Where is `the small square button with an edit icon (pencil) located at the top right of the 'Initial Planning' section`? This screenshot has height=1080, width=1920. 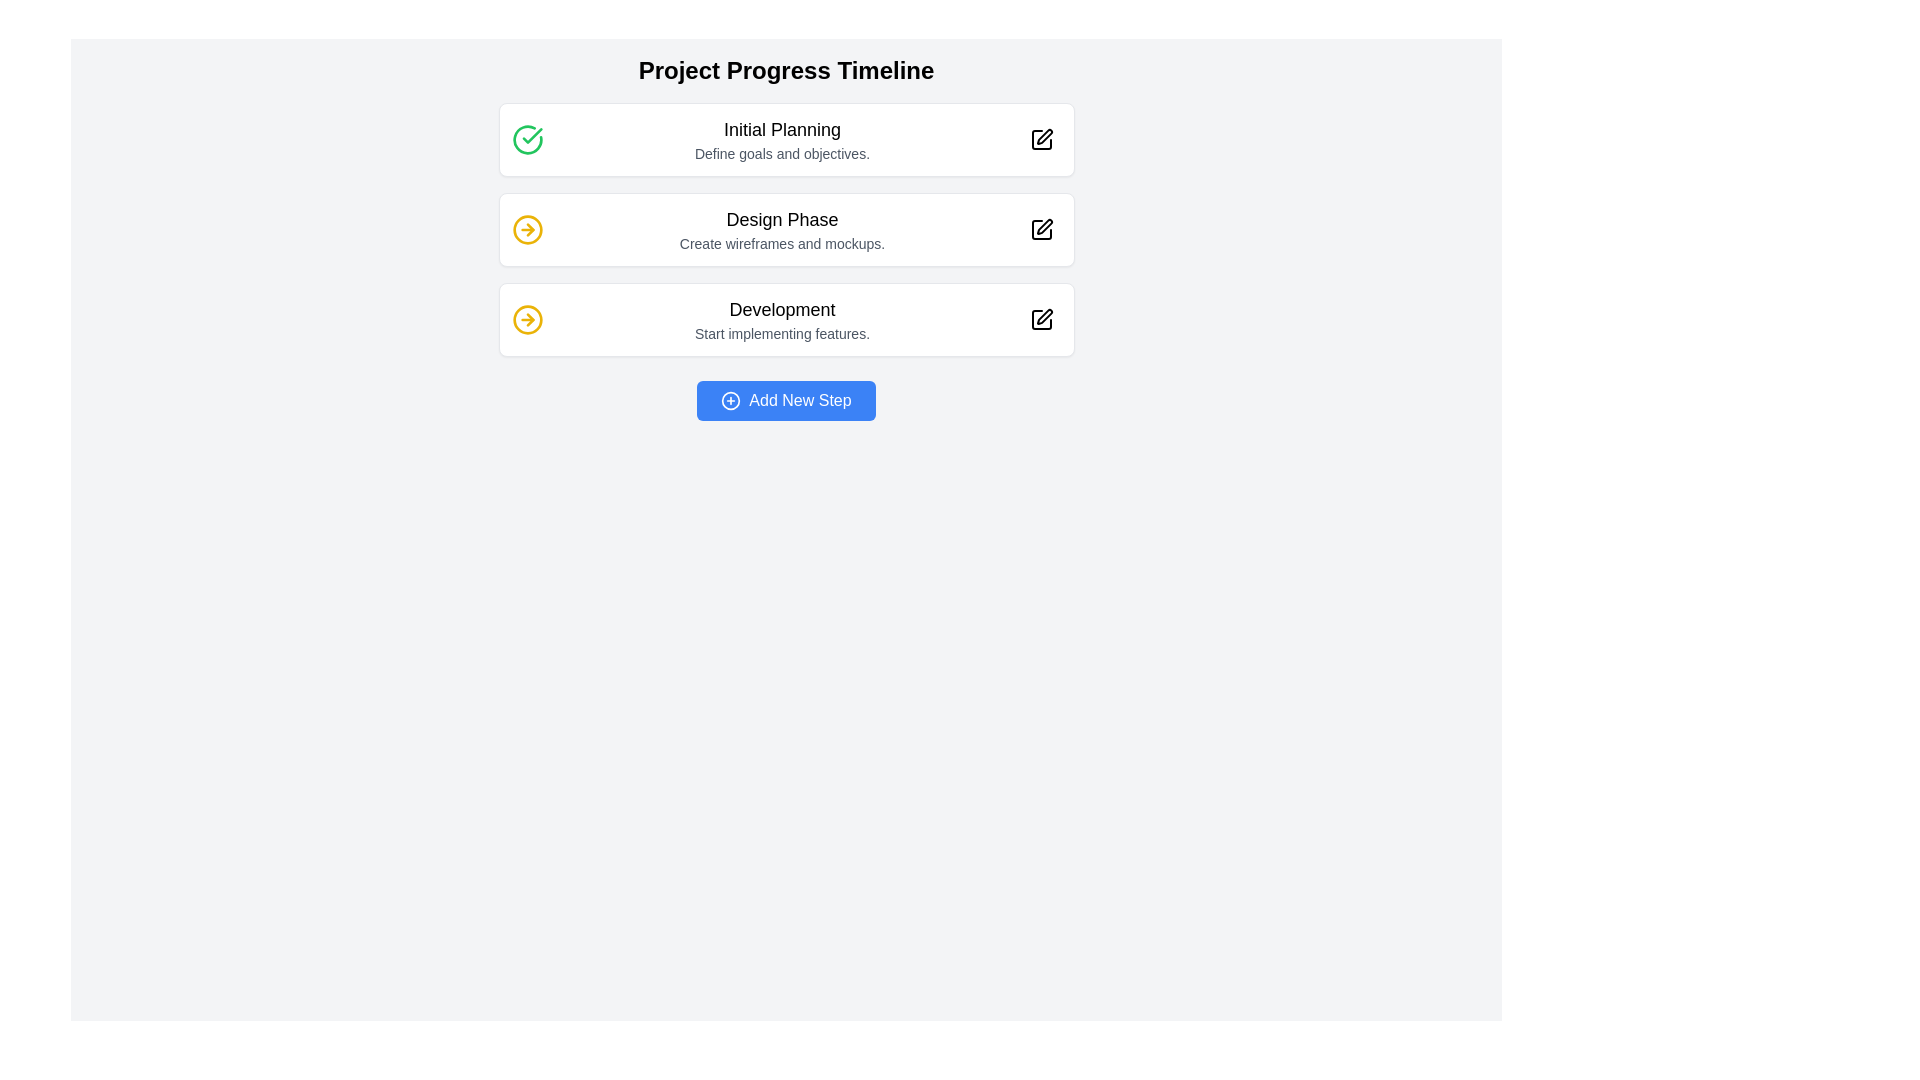 the small square button with an edit icon (pencil) located at the top right of the 'Initial Planning' section is located at coordinates (1040, 138).